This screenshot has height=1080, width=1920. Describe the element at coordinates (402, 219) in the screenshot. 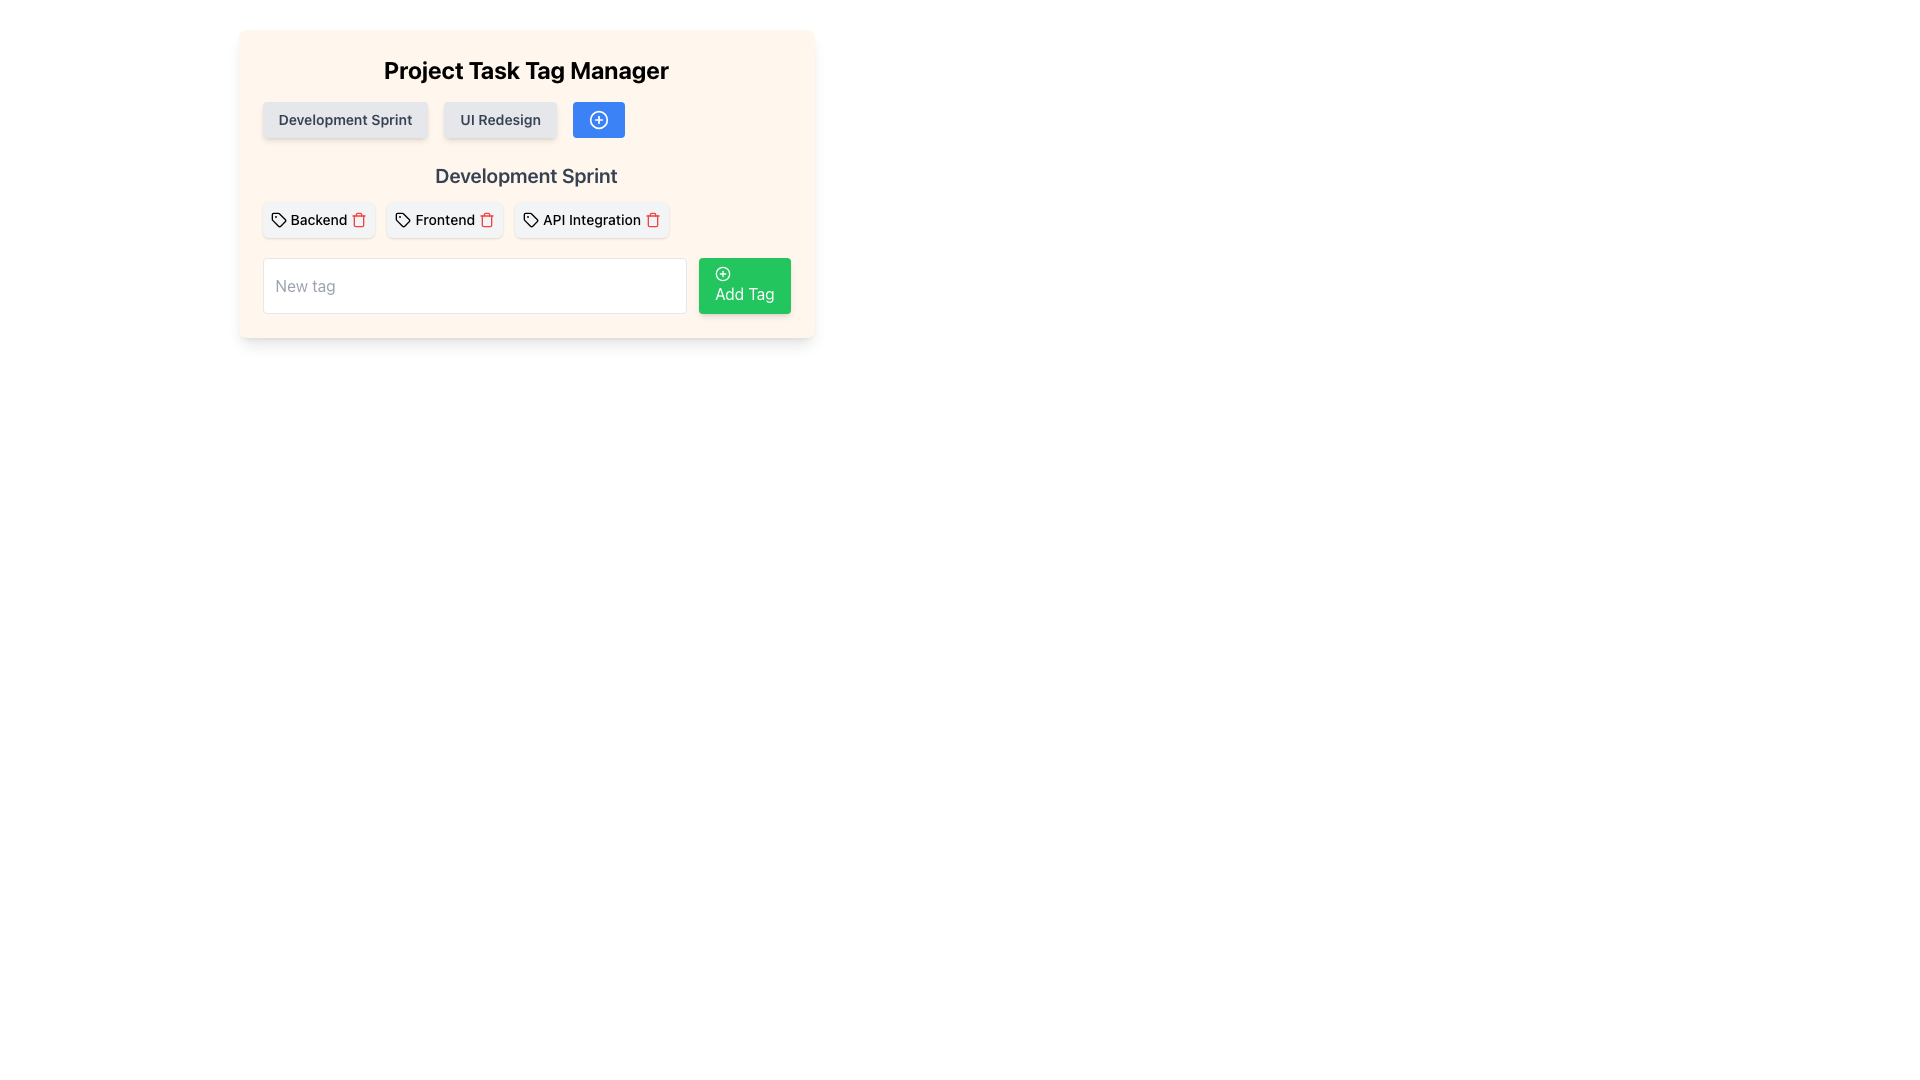

I see `the minimalist tag icon located below the 'Development Sprint' header and to the left of the 'Frontend' text` at that location.